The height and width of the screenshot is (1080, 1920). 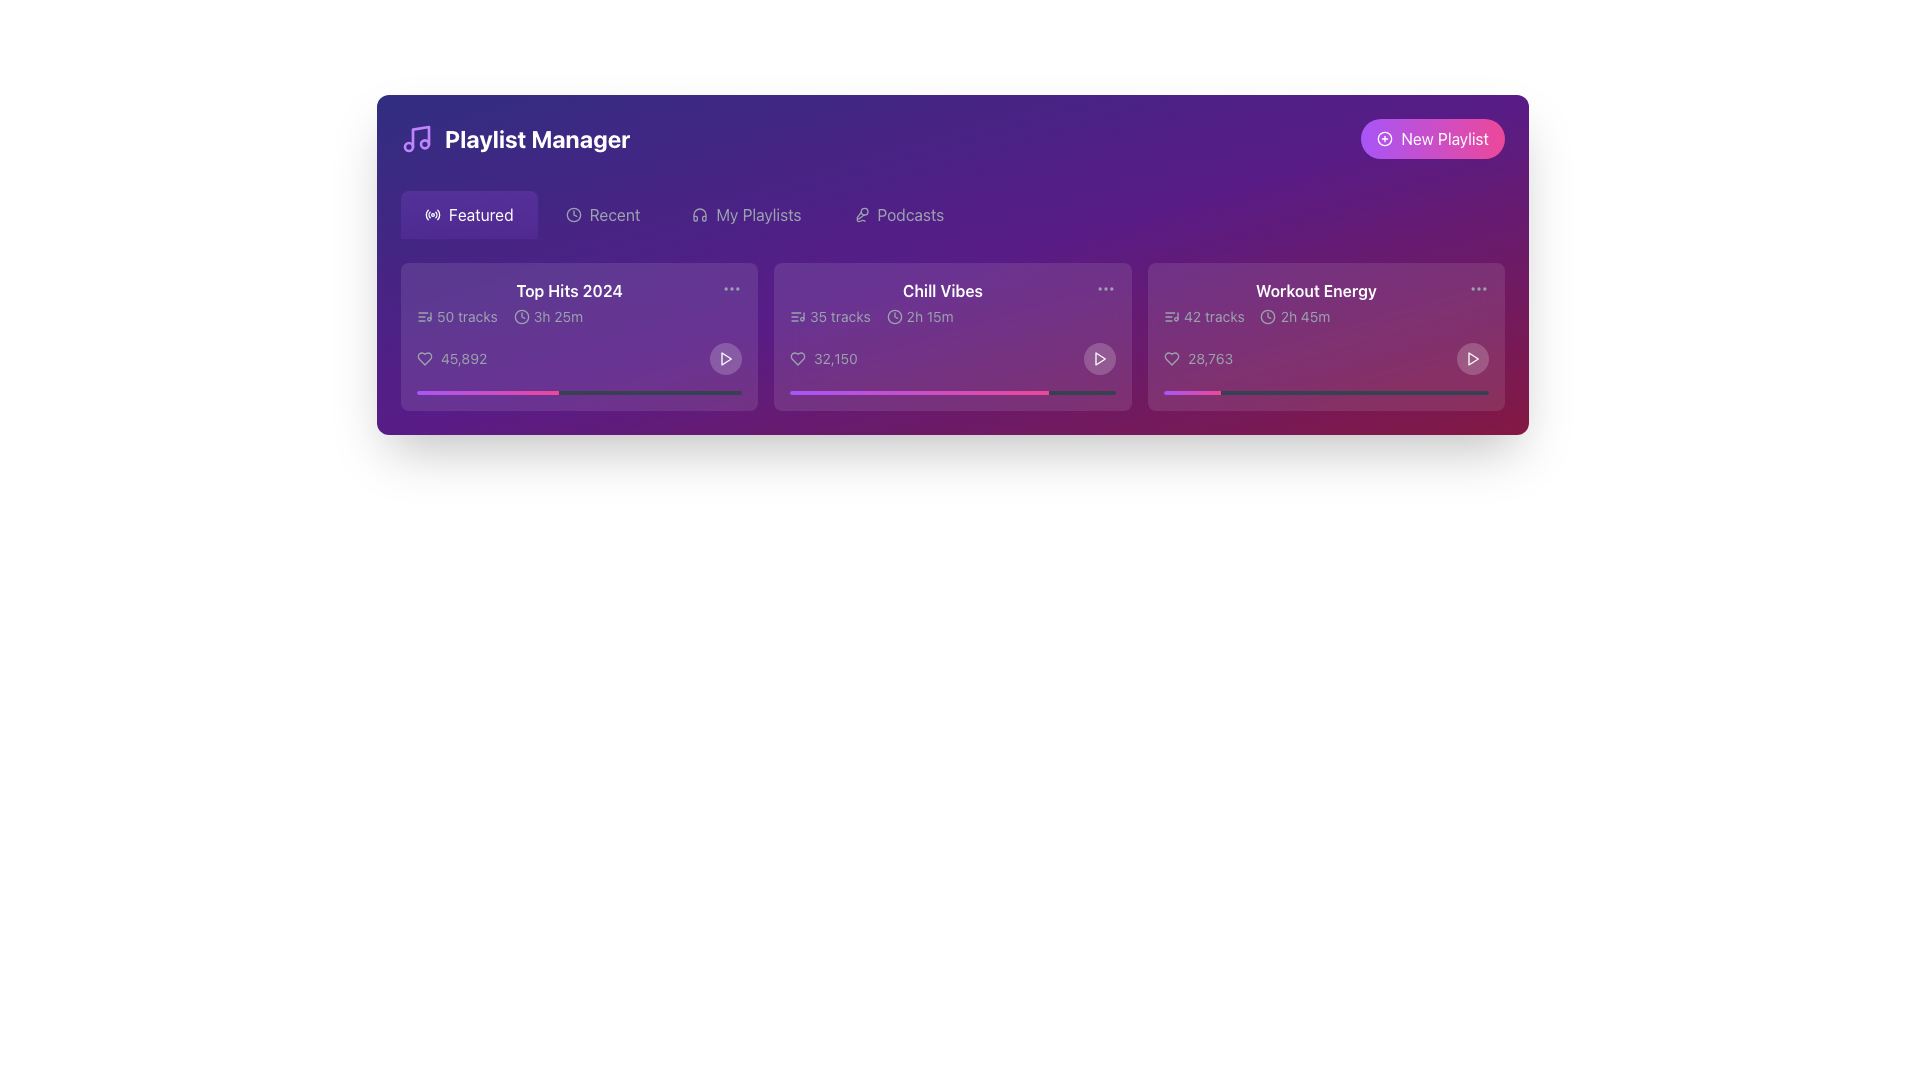 What do you see at coordinates (745, 215) in the screenshot?
I see `the 'My Playlists' button, which is the third option in the horizontal menu bar` at bounding box center [745, 215].